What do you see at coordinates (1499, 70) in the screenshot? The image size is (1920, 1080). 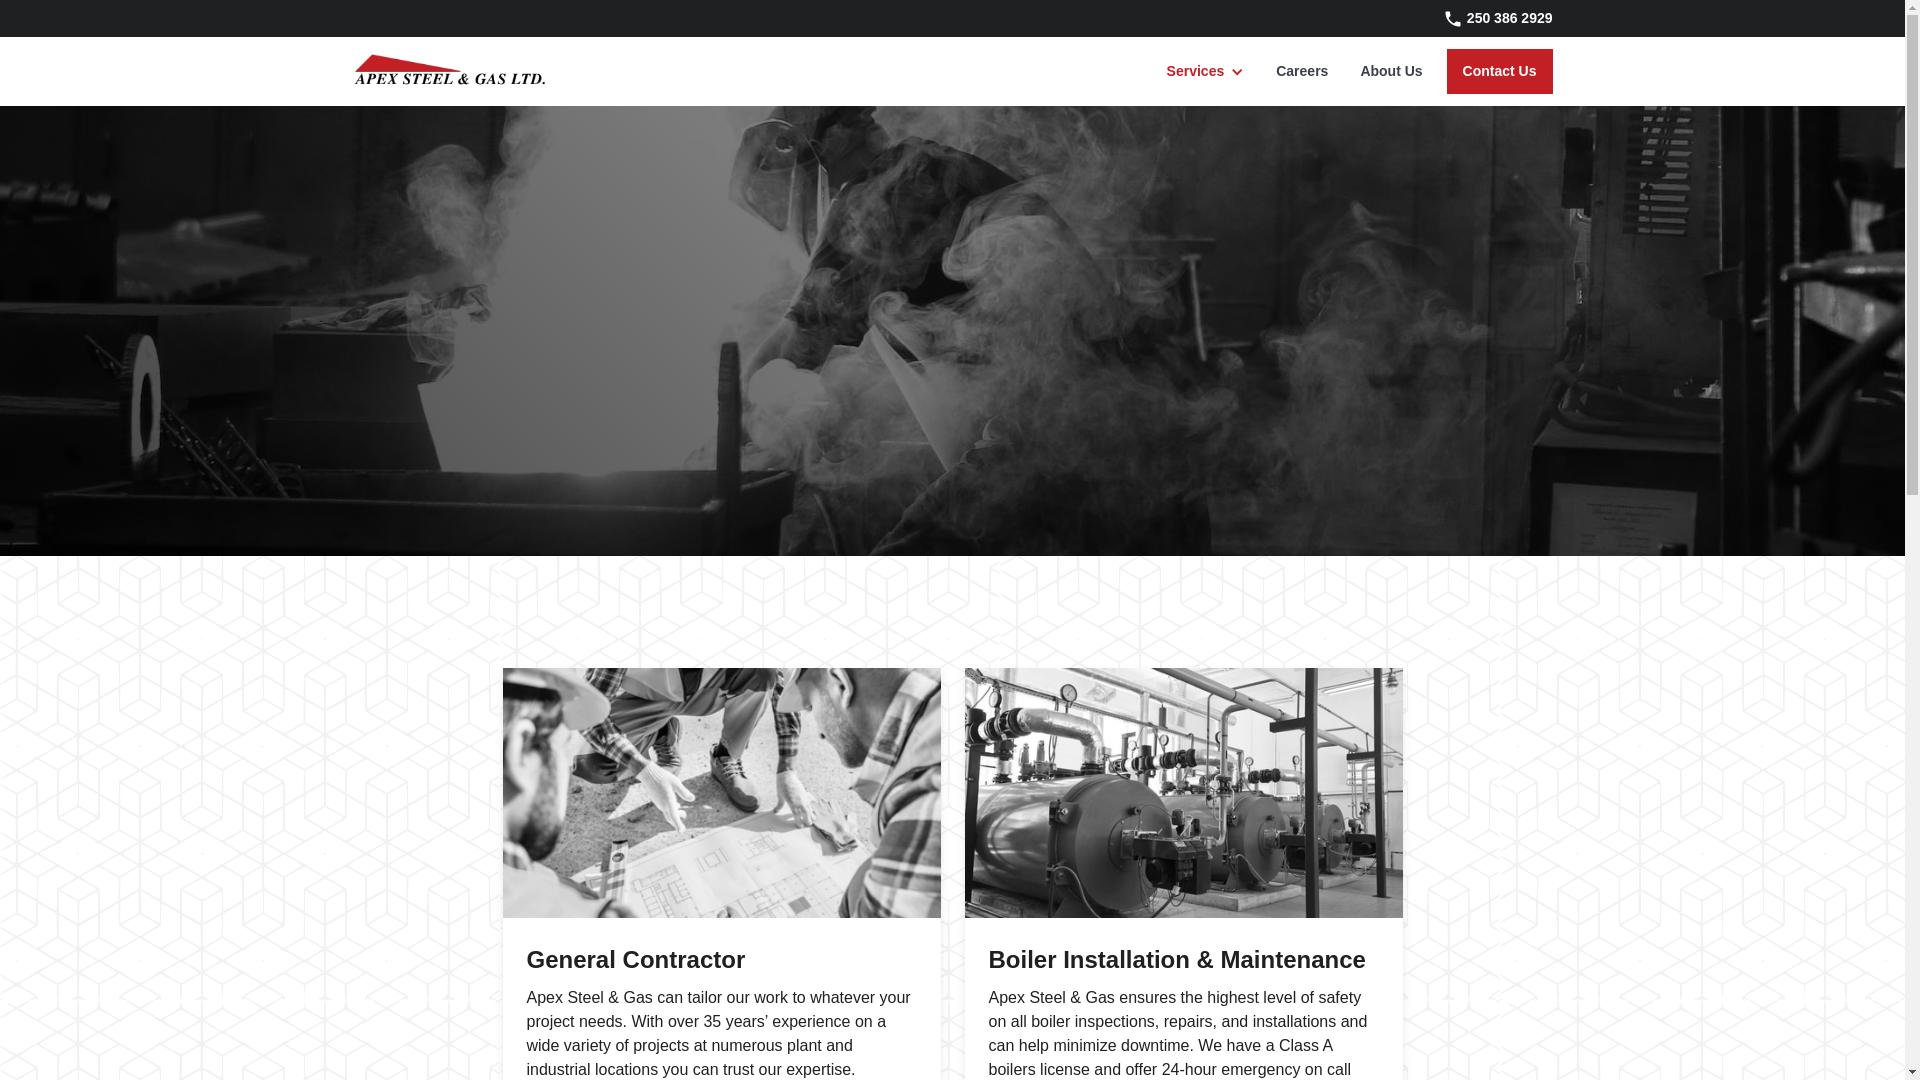 I see `'Contact Us'` at bounding box center [1499, 70].